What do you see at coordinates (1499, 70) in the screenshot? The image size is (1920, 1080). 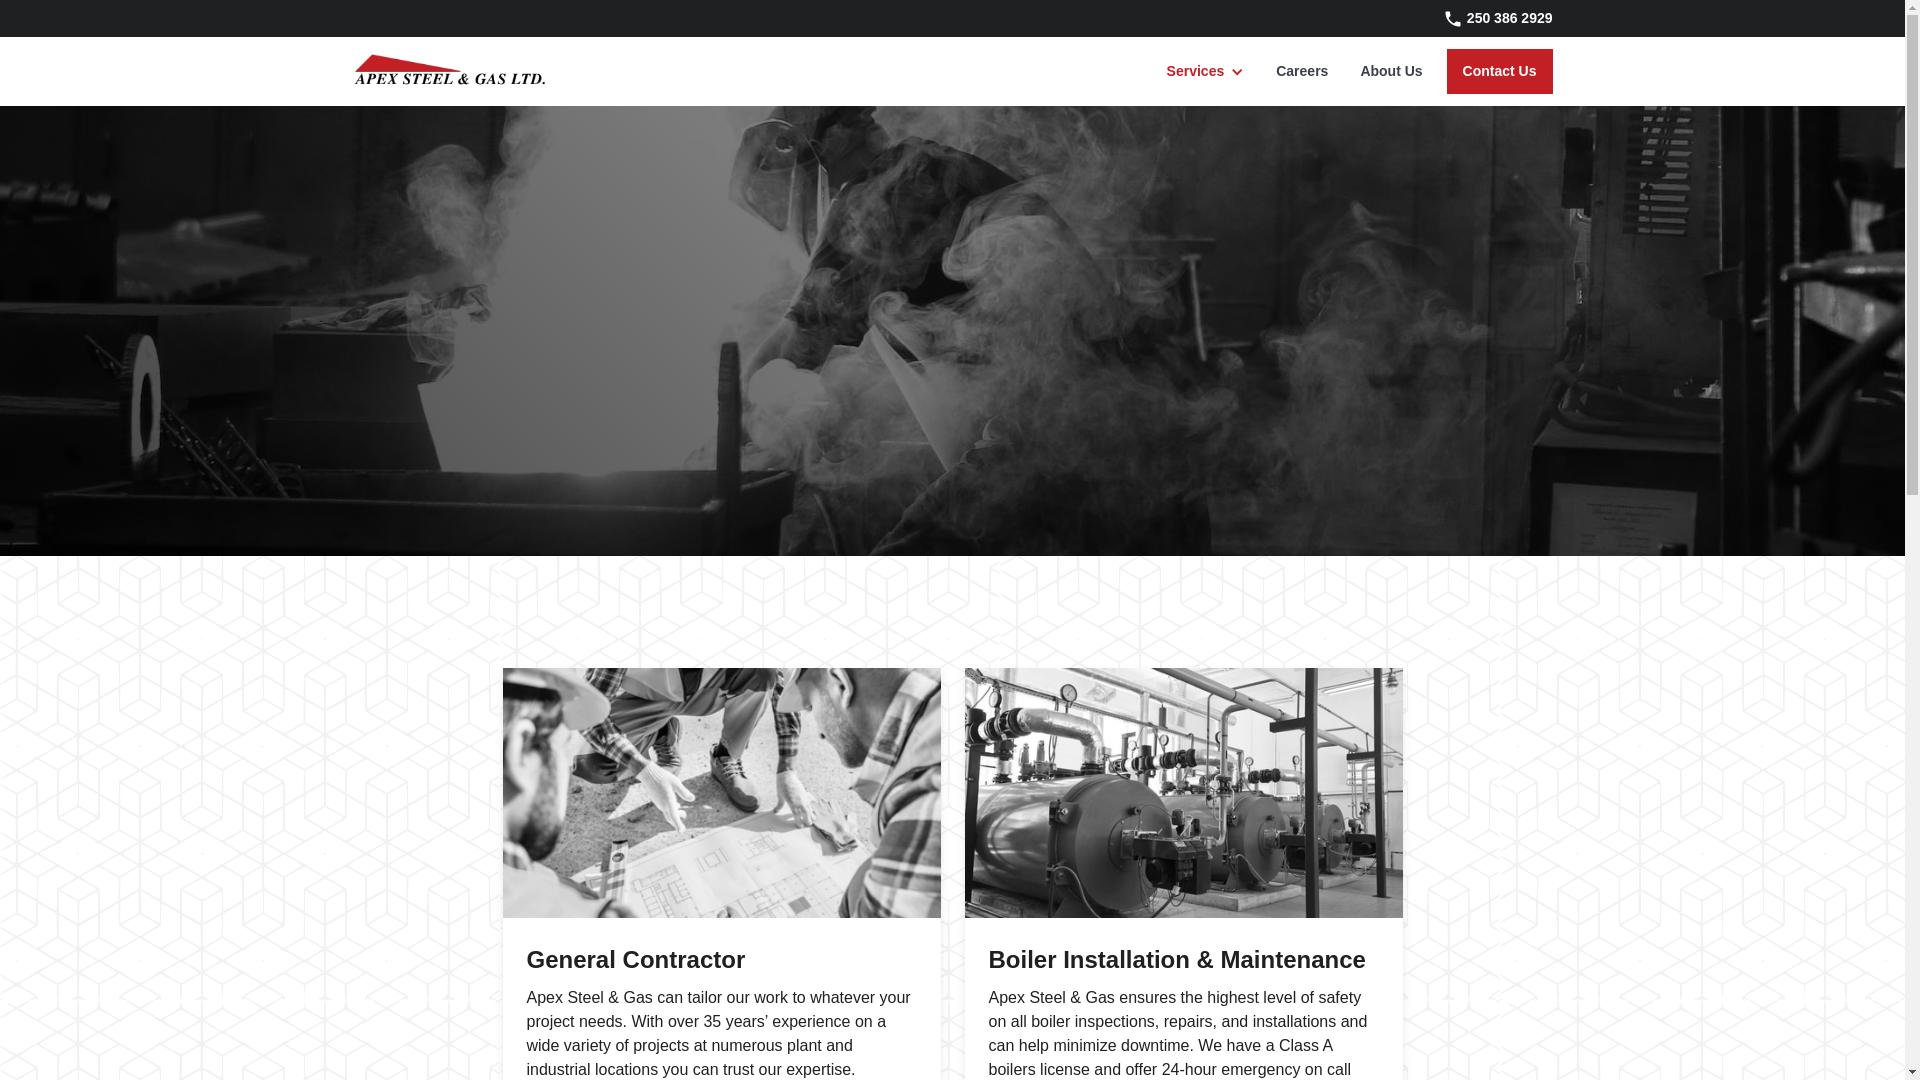 I see `'Contact Us'` at bounding box center [1499, 70].